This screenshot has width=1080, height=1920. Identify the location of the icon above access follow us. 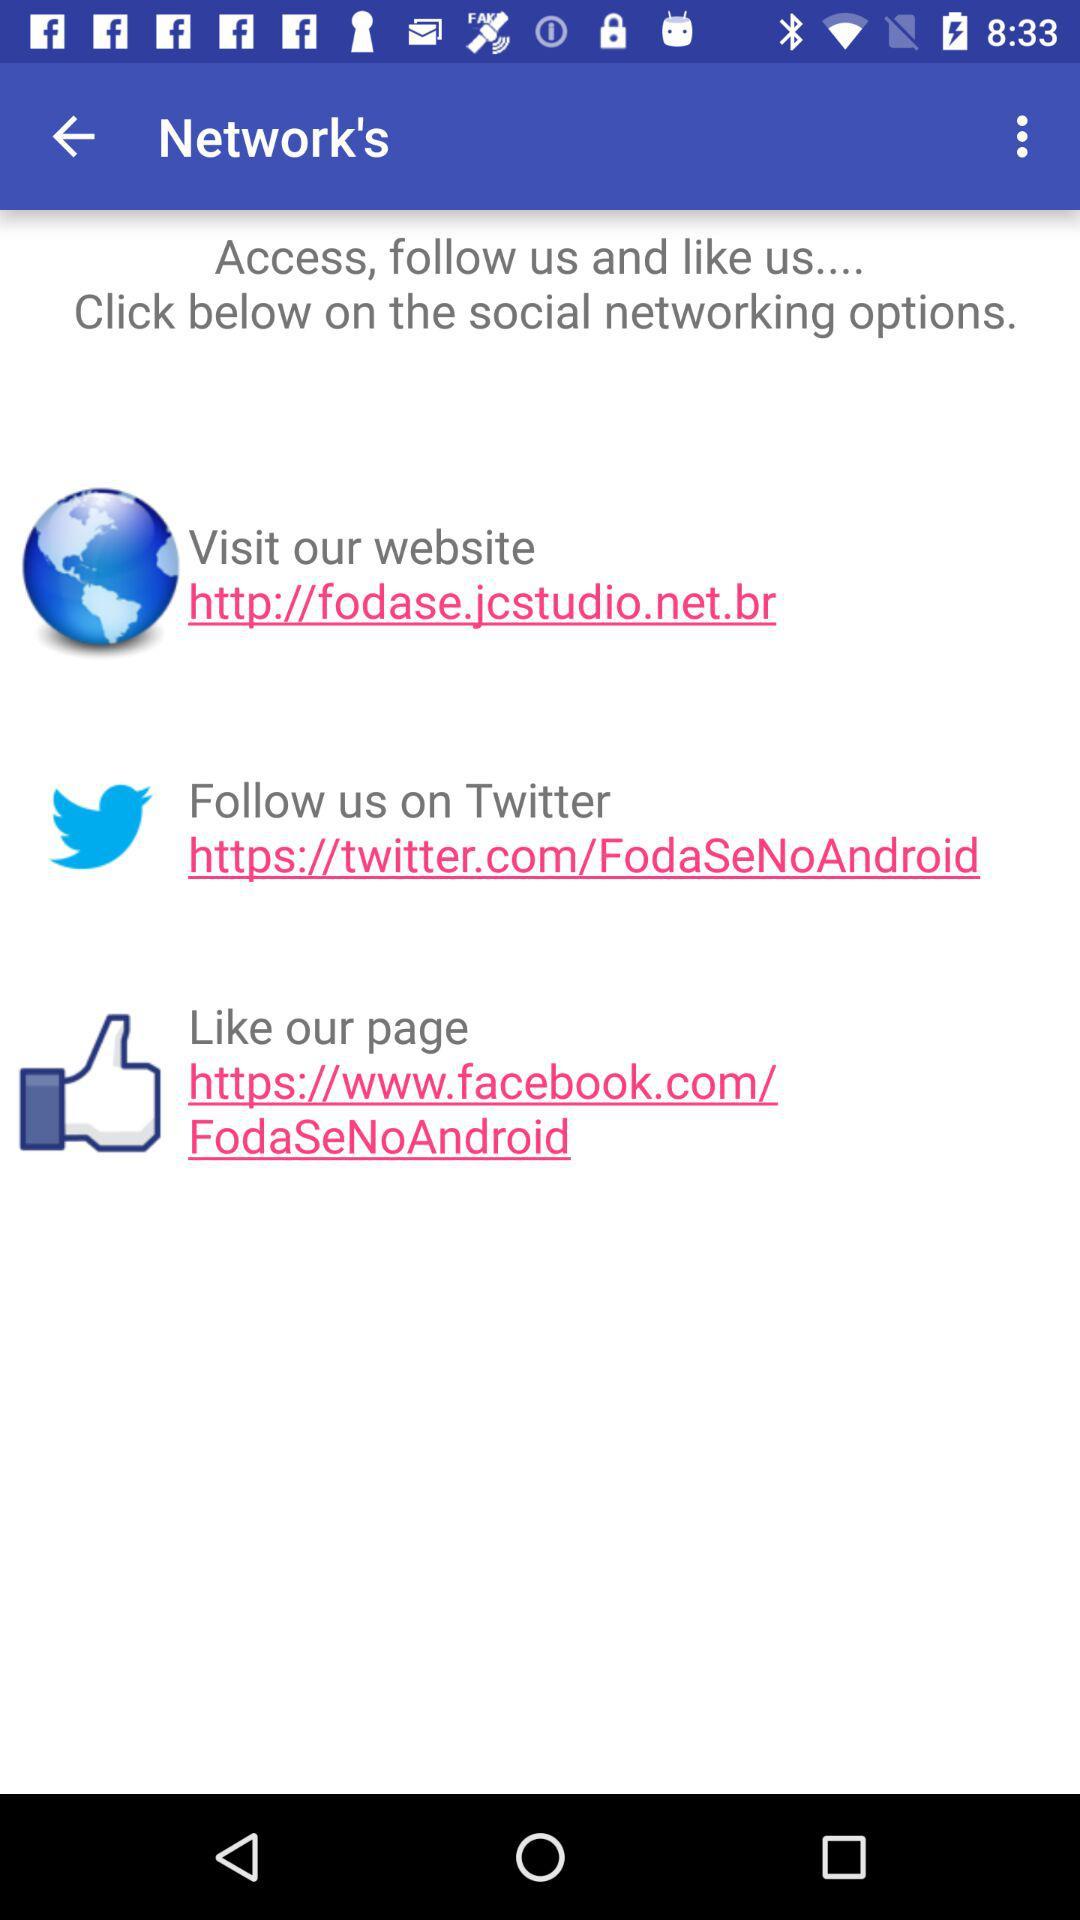
(1027, 135).